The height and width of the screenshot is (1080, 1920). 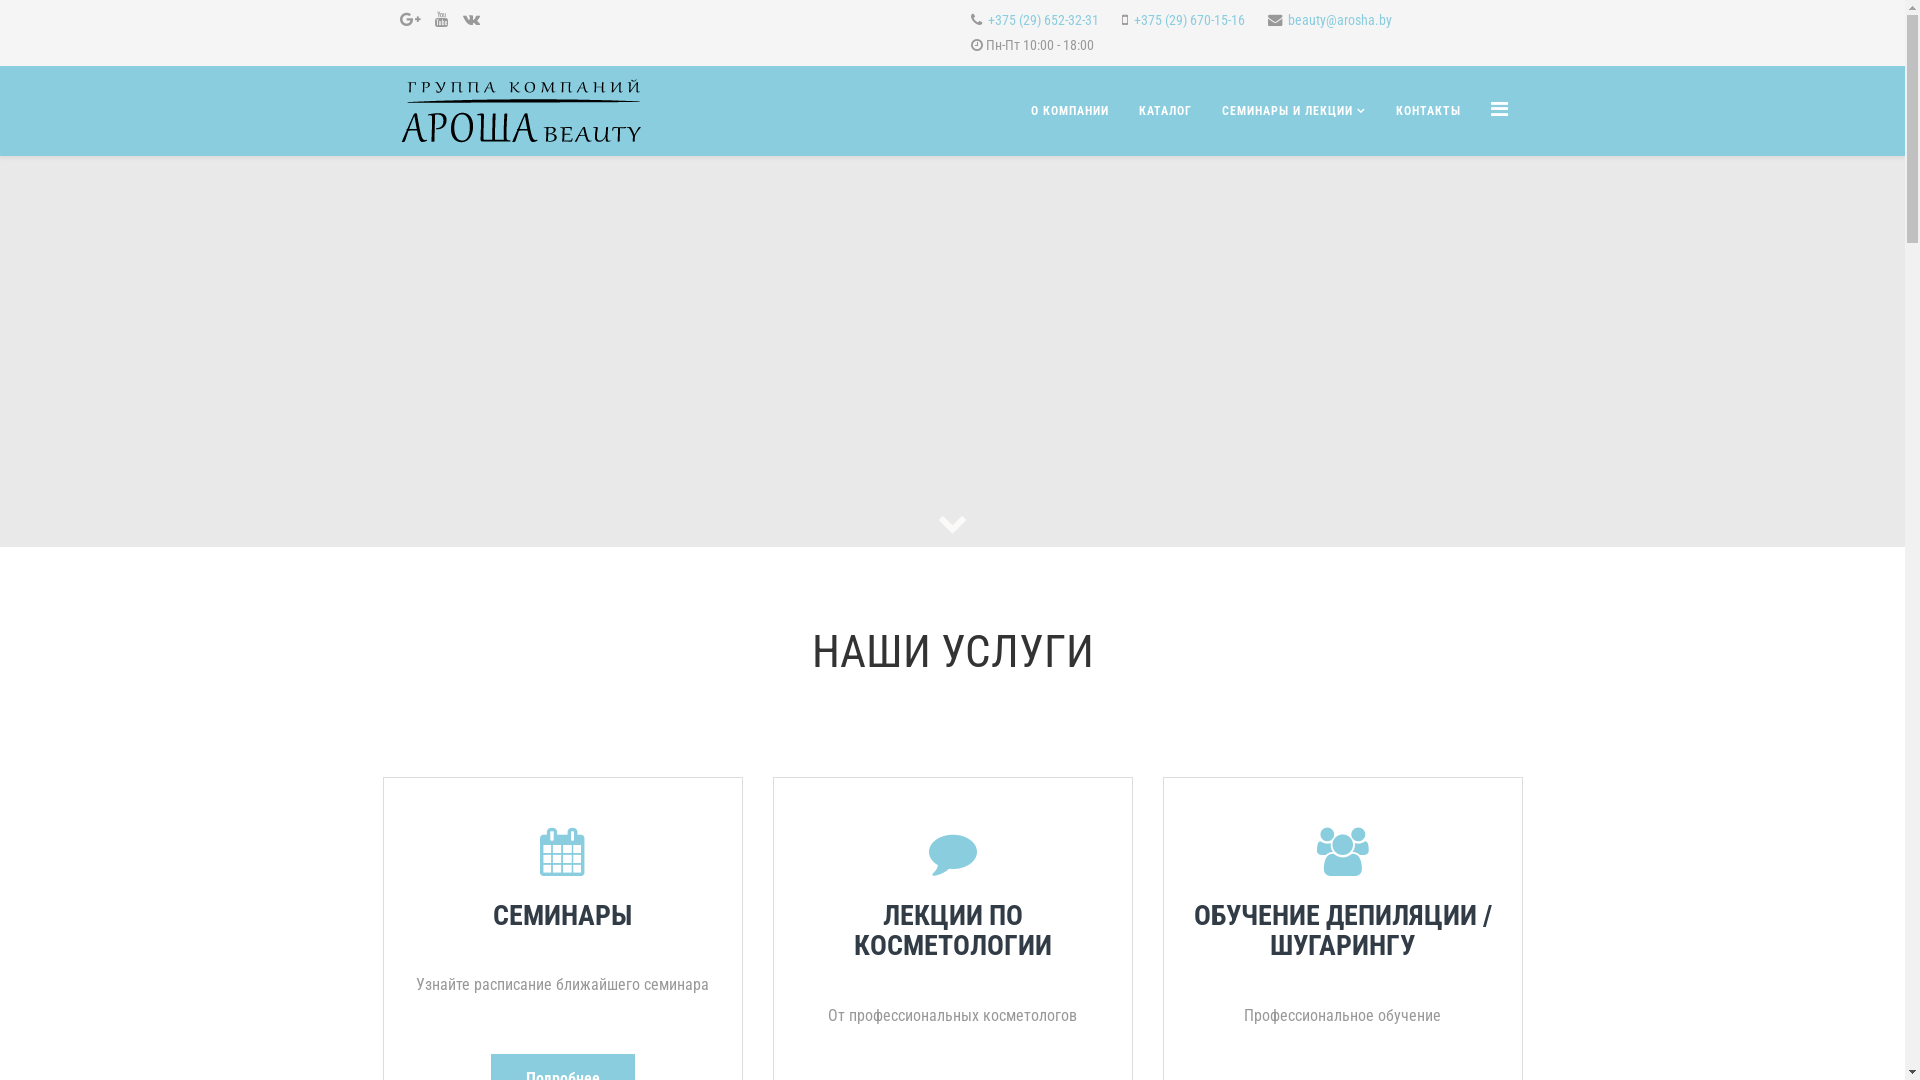 What do you see at coordinates (1189, 20) in the screenshot?
I see `'+375 (29) 670-15-16'` at bounding box center [1189, 20].